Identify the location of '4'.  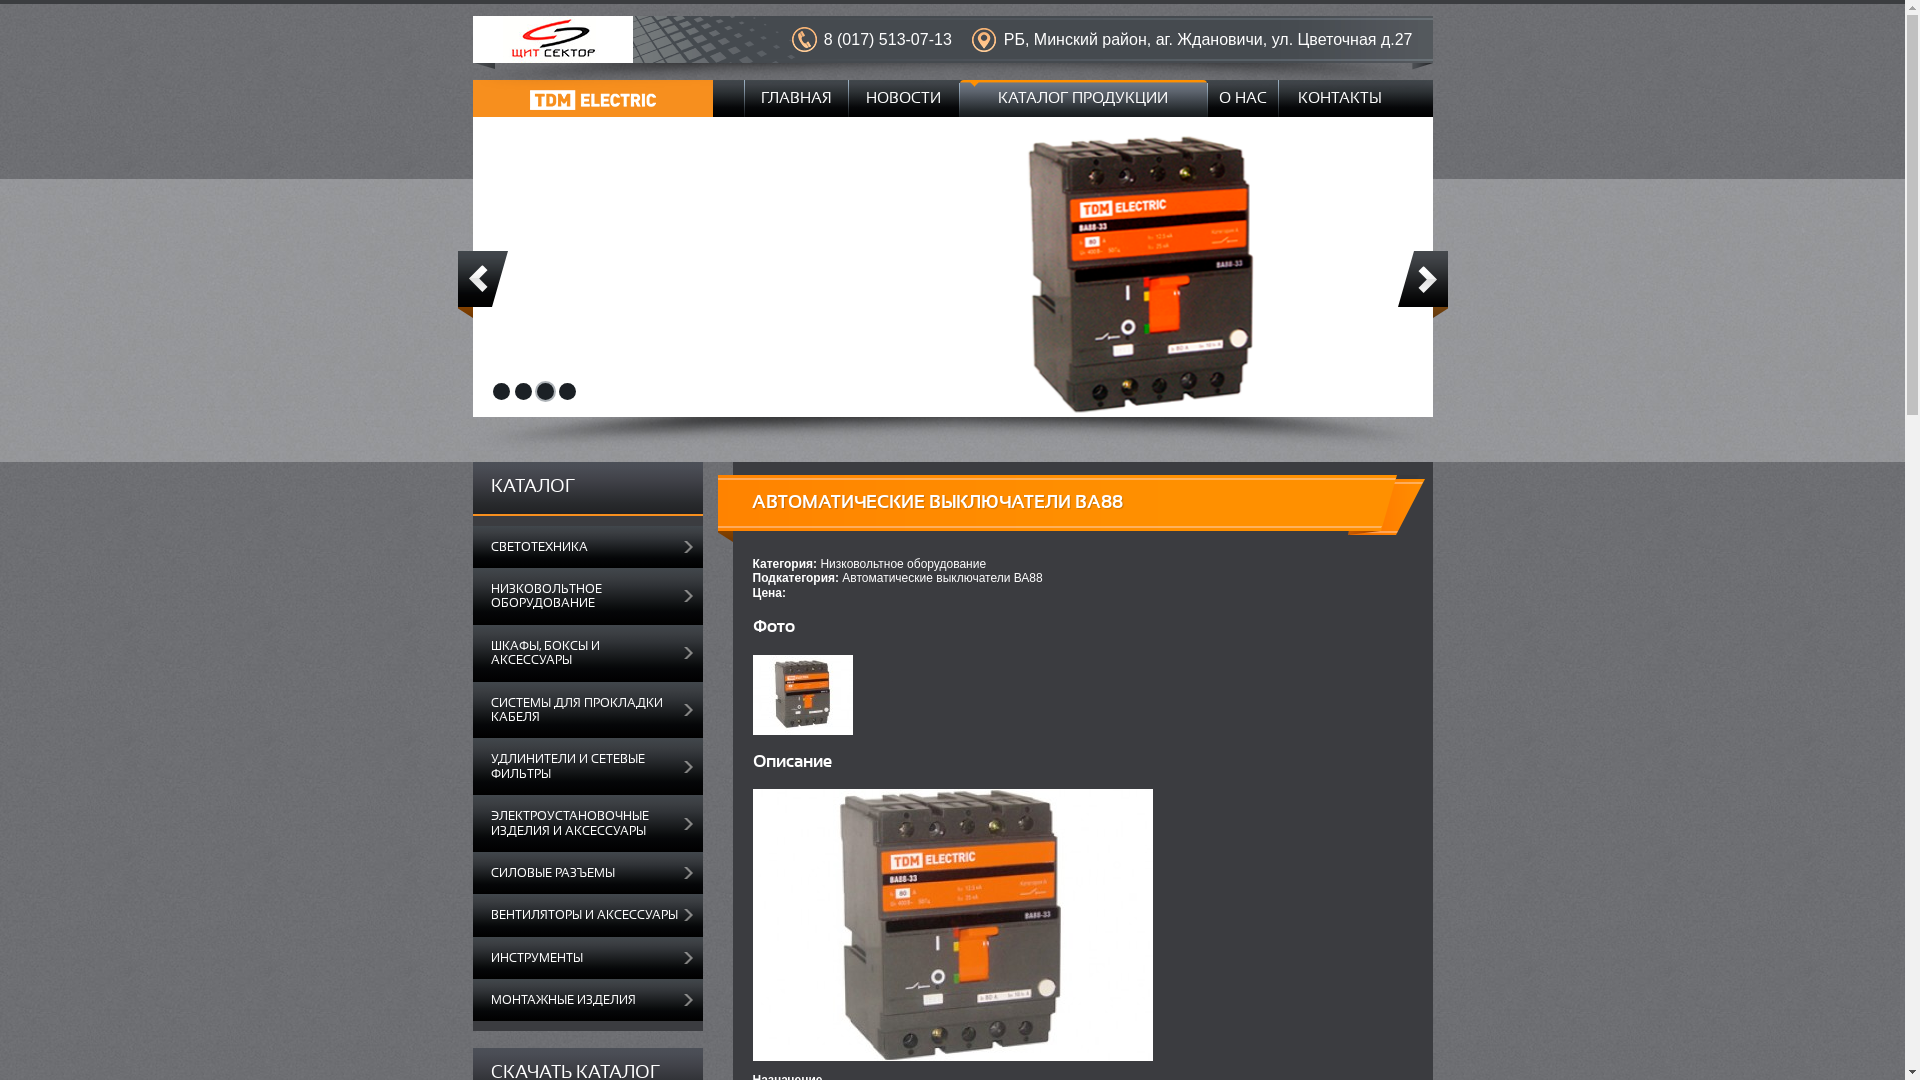
(565, 391).